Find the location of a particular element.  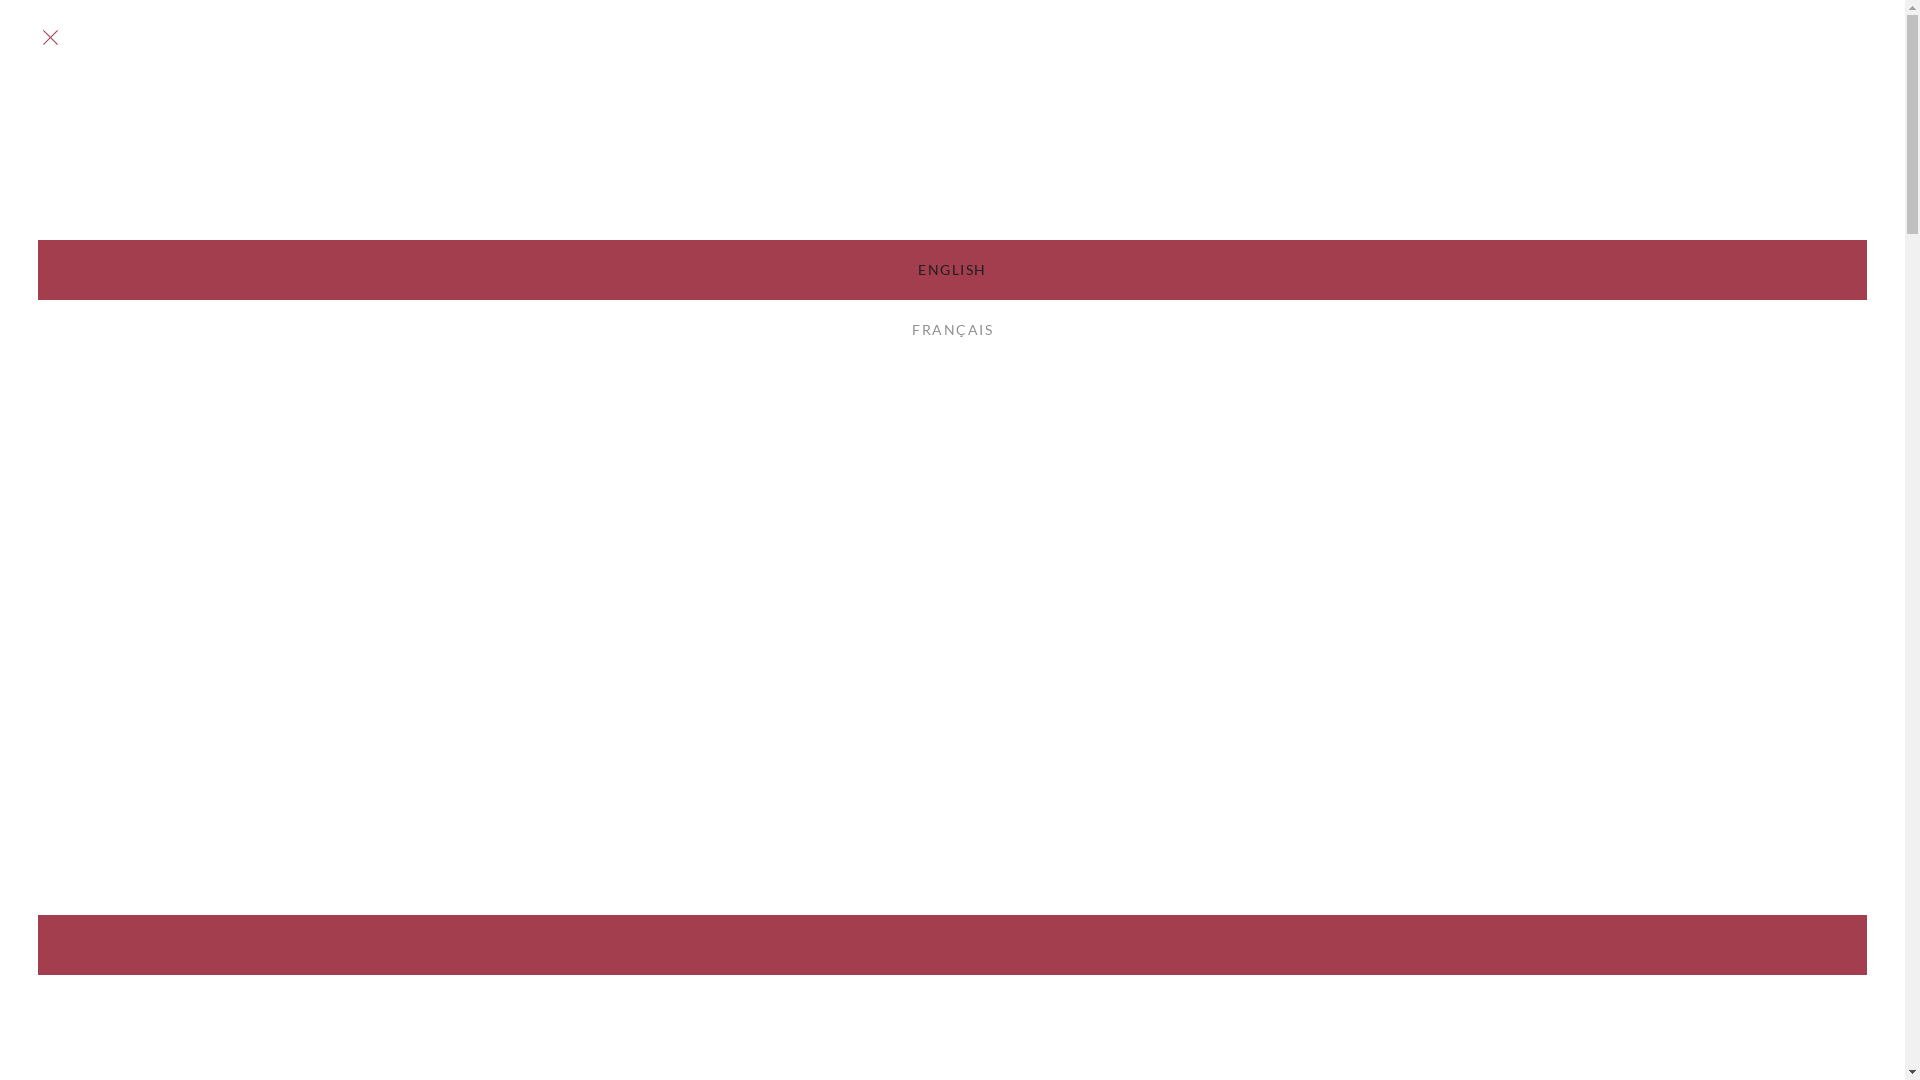

'ENGLISH' is located at coordinates (951, 270).